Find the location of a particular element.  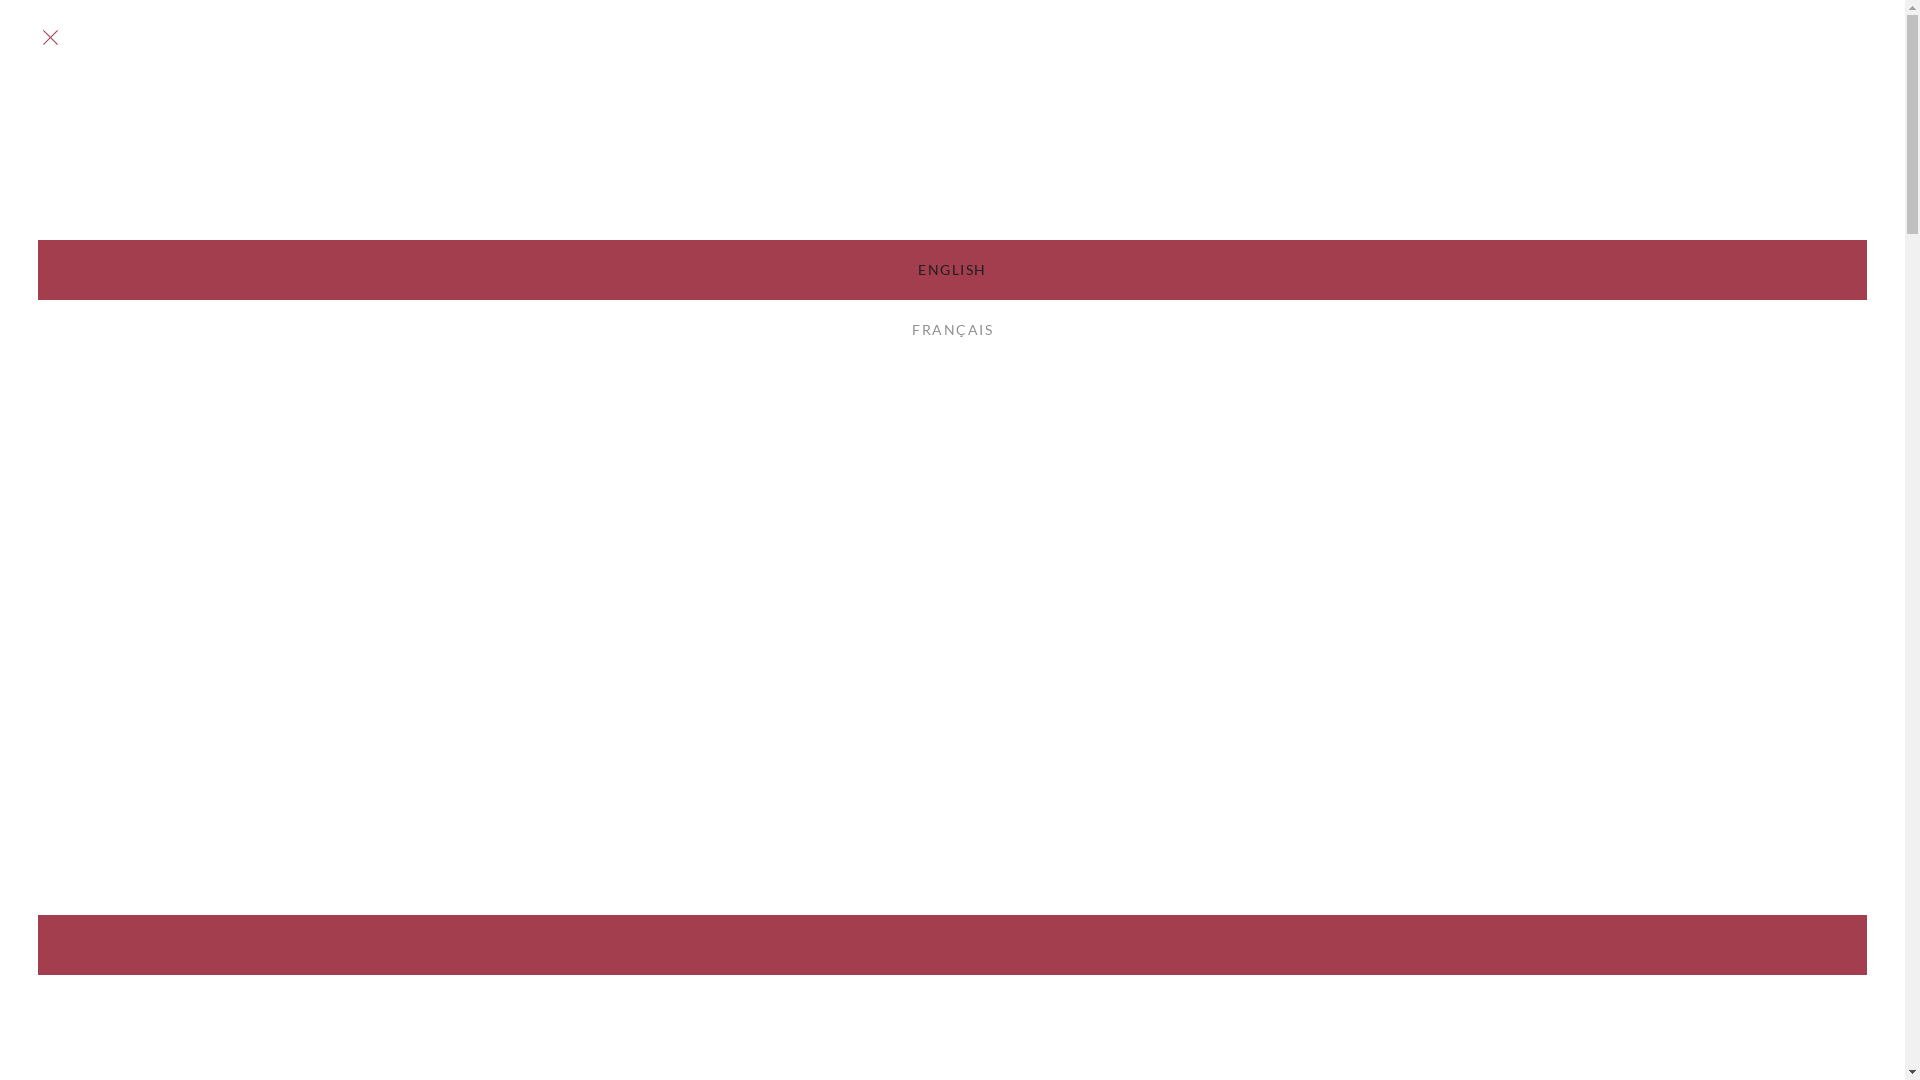

'ENGLISH' is located at coordinates (951, 270).